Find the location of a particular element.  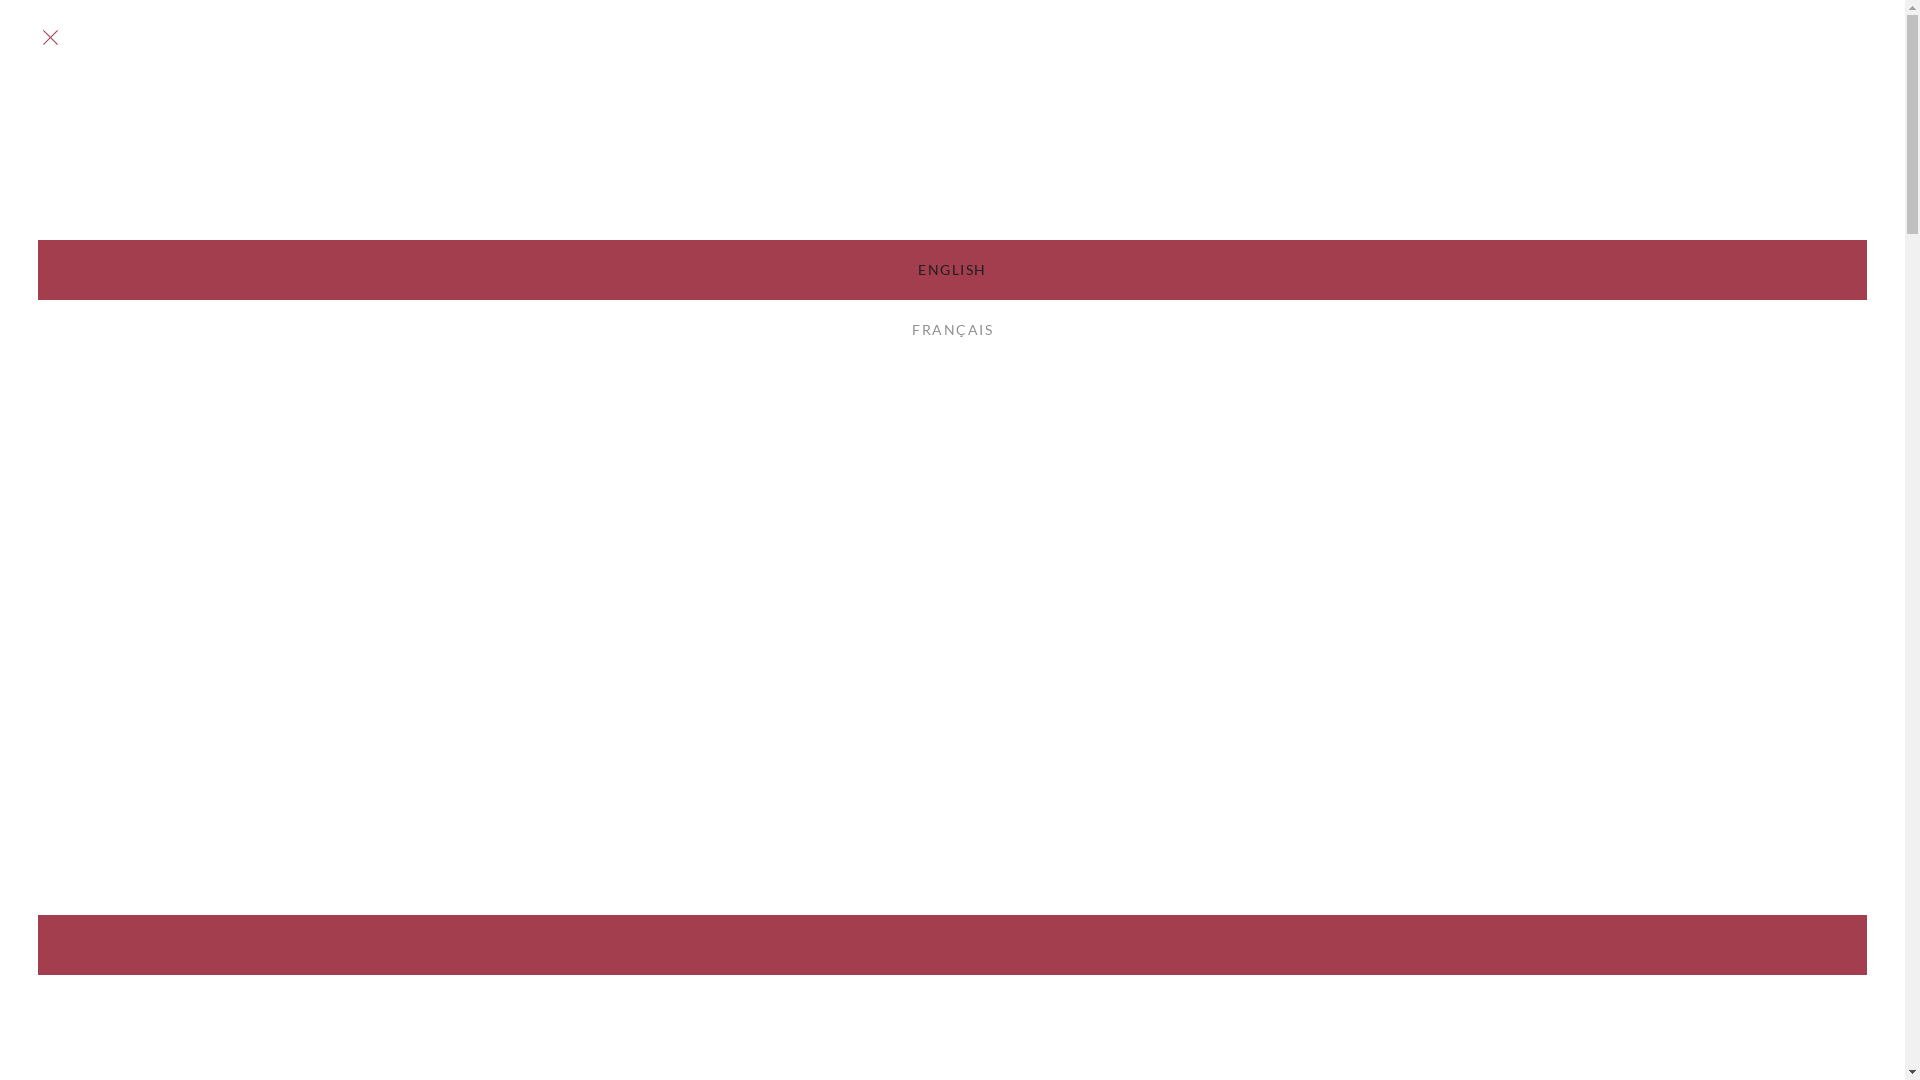

'ENGLISH' is located at coordinates (951, 270).